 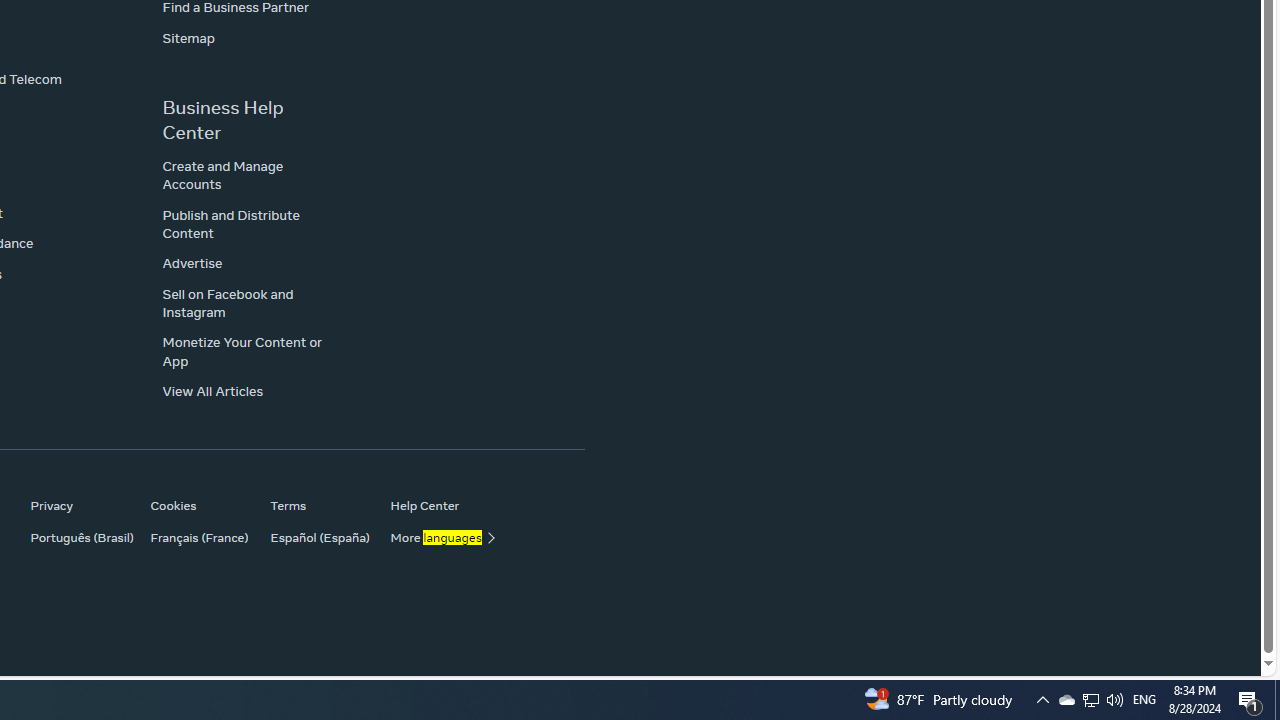 What do you see at coordinates (188, 37) in the screenshot?
I see `'Sitemap'` at bounding box center [188, 37].